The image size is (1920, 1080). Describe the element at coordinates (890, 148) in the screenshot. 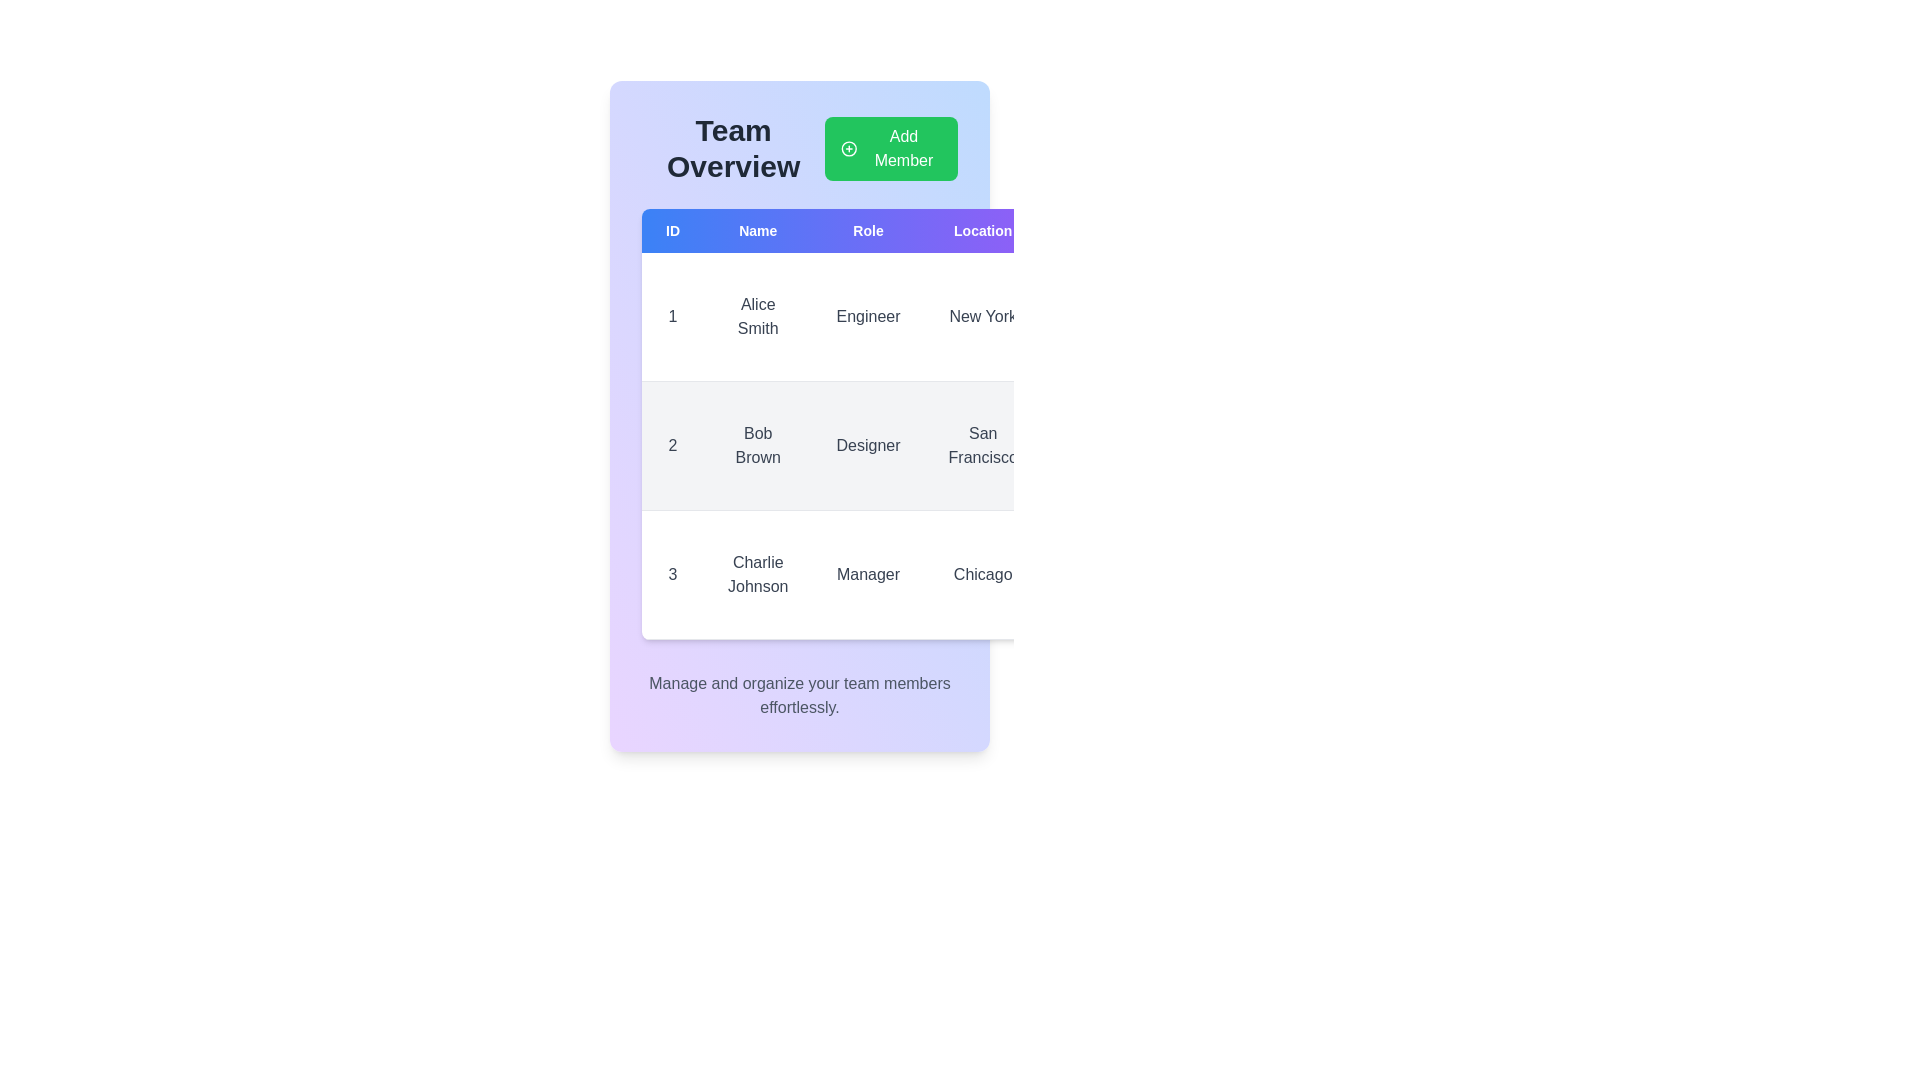

I see `the button in the upper-right corner of the 'Team Overview' section` at that location.